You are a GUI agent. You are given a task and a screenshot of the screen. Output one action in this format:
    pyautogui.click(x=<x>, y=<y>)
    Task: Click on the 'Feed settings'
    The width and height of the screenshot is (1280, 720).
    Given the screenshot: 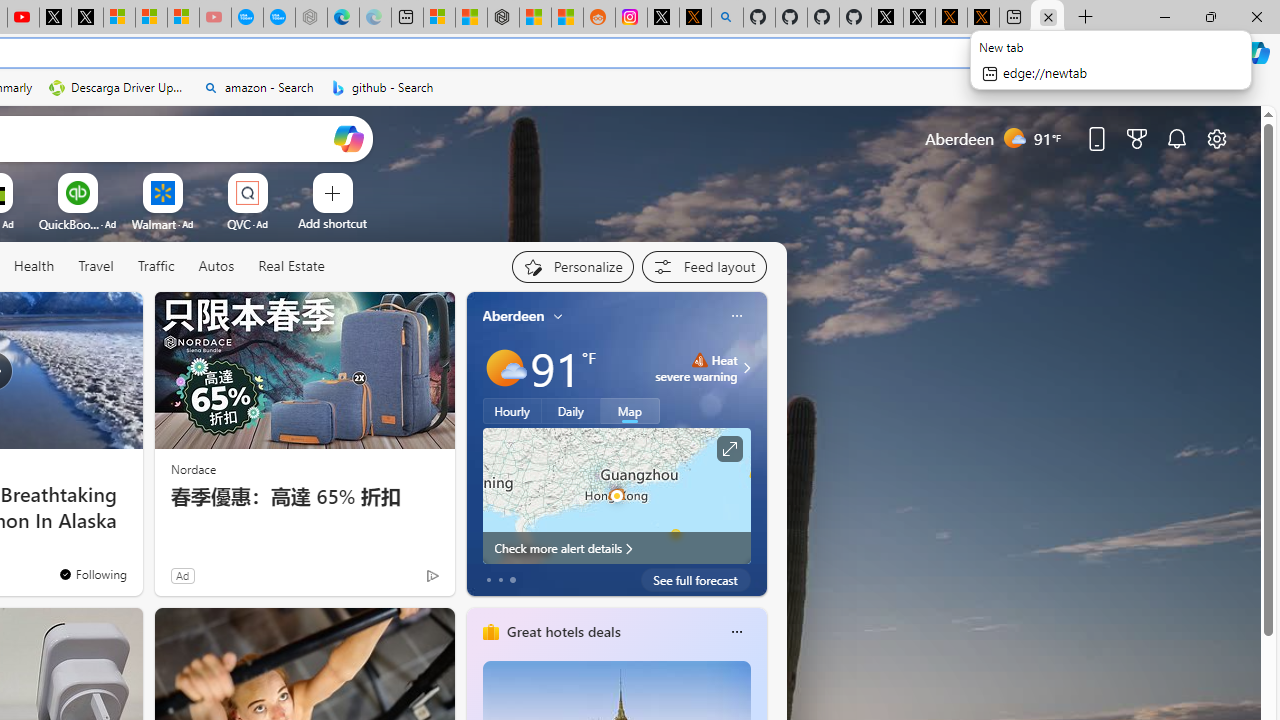 What is the action you would take?
    pyautogui.click(x=704, y=266)
    